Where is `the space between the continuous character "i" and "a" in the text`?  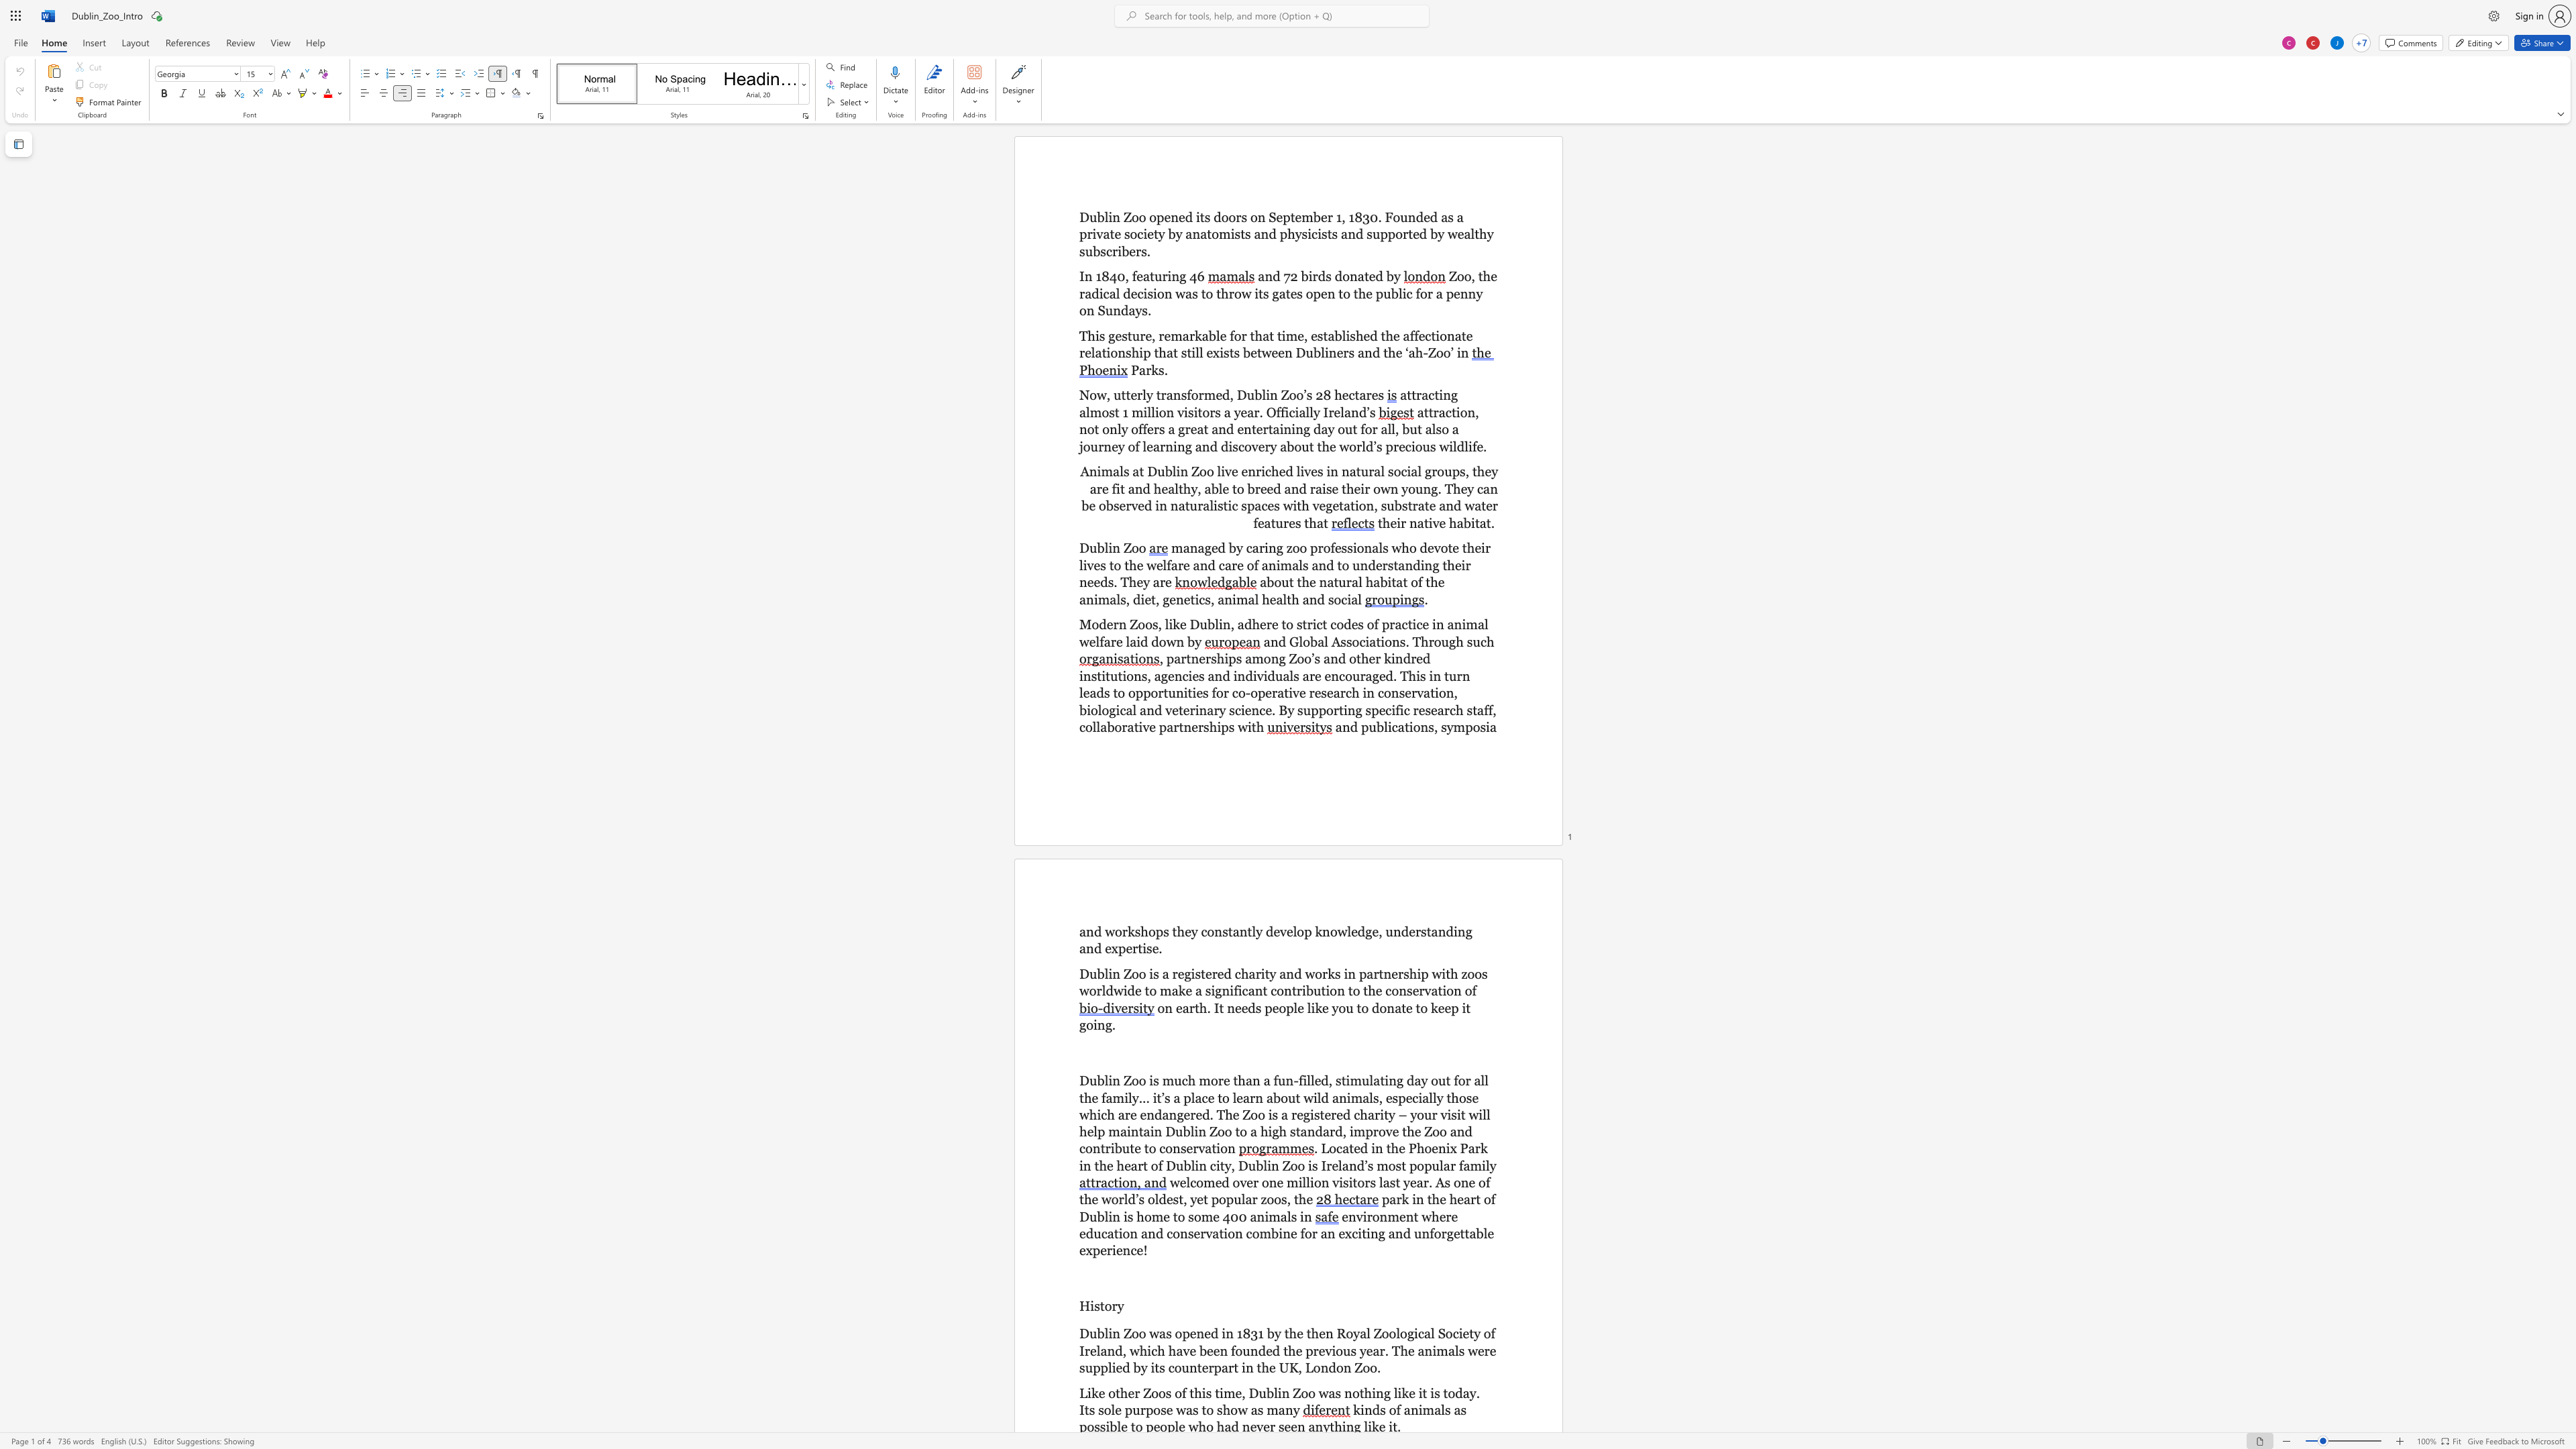 the space between the continuous character "i" and "a" in the text is located at coordinates (1350, 598).